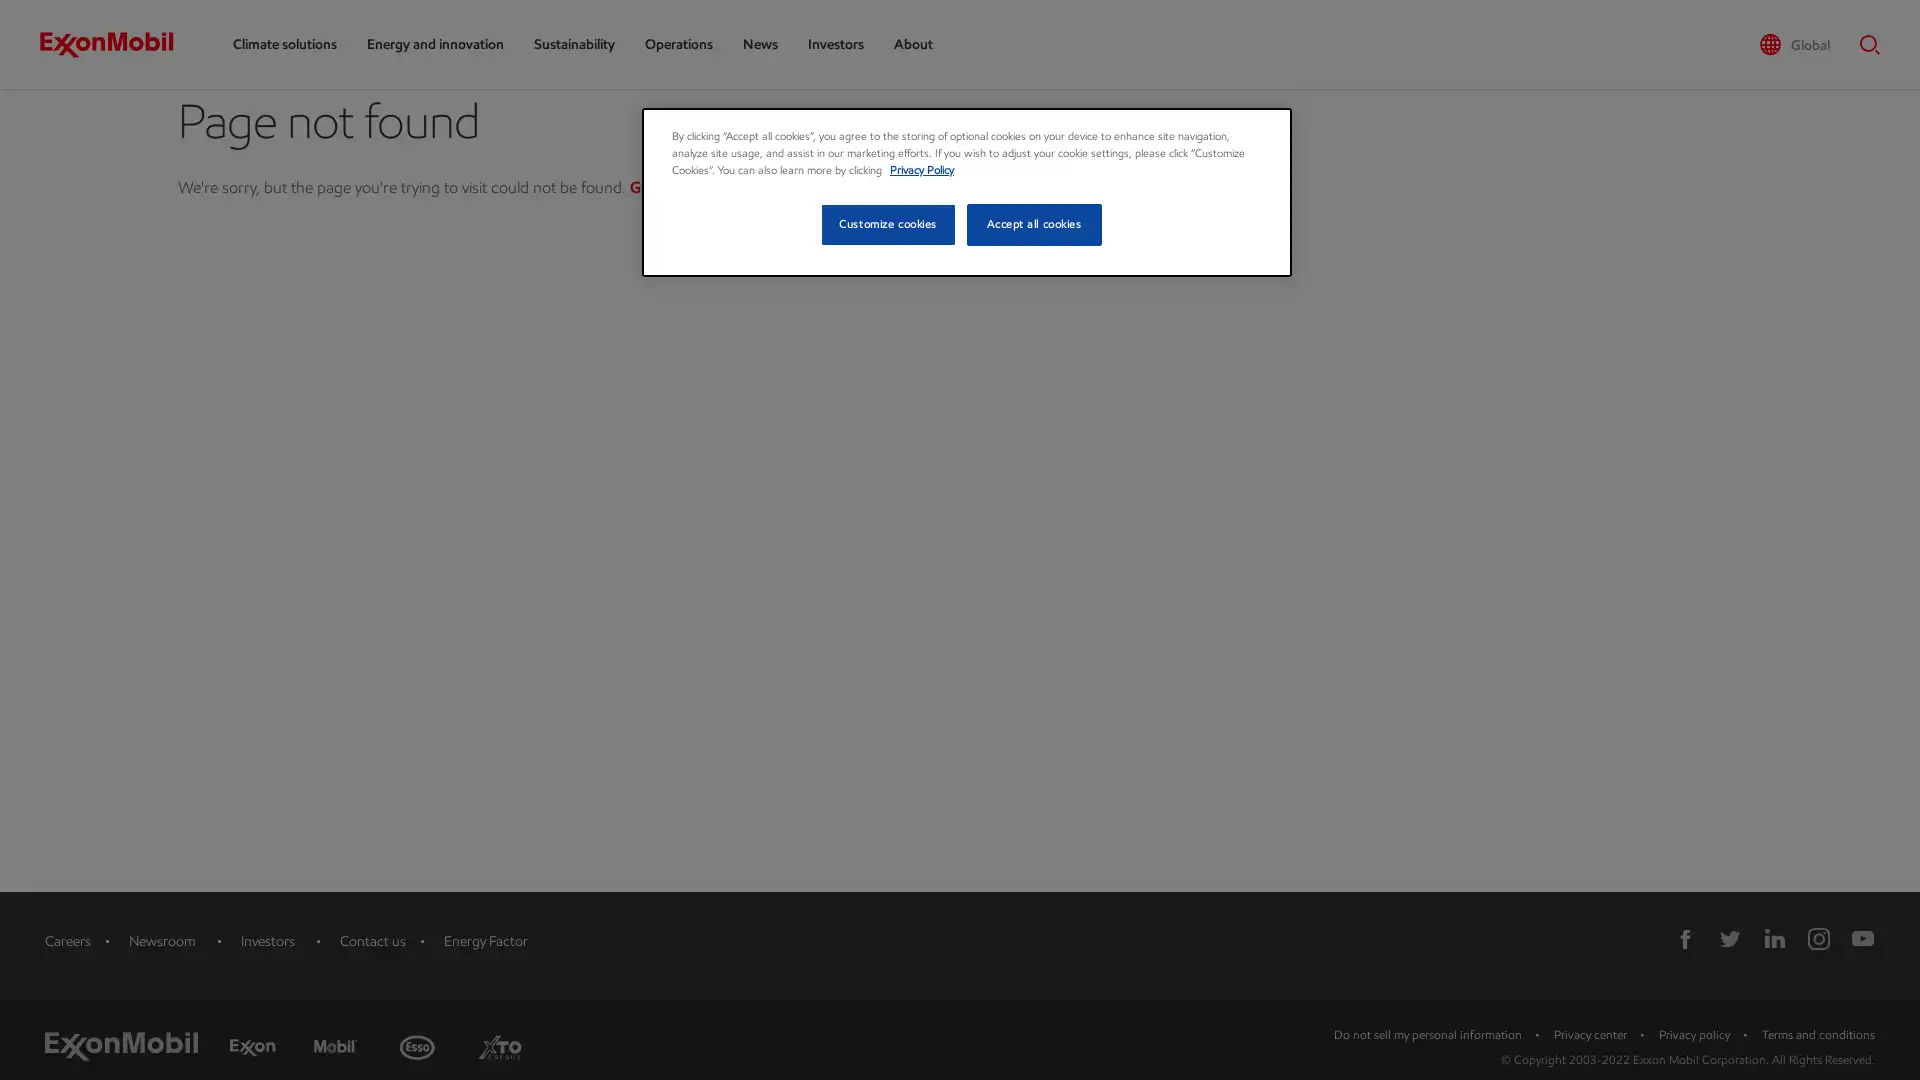 The height and width of the screenshot is (1080, 1920). I want to click on Global Selector, so click(1794, 45).